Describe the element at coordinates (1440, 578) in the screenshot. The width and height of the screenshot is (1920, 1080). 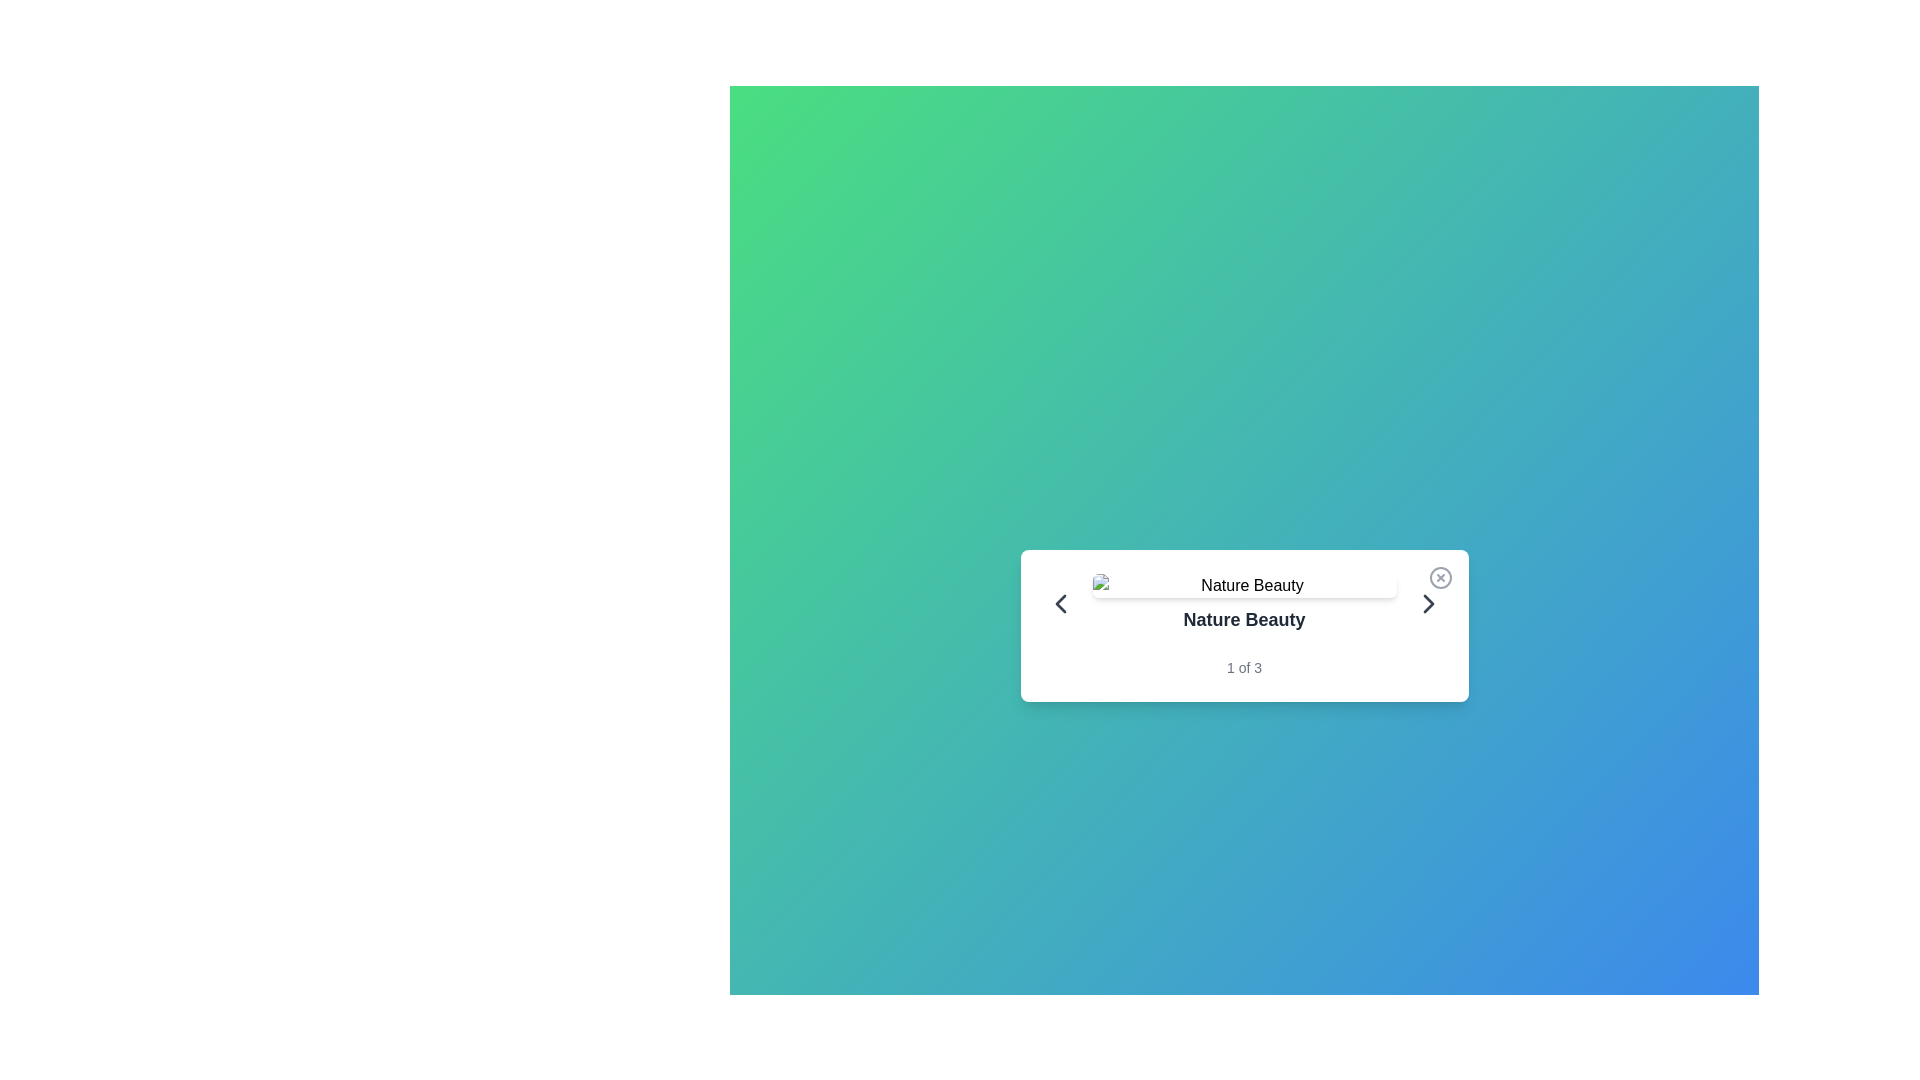
I see `the circular outline of the close icon located in the top-right corner of the card-like interface that contains the text 'Nature Beauty' and '1 of 3'` at that location.